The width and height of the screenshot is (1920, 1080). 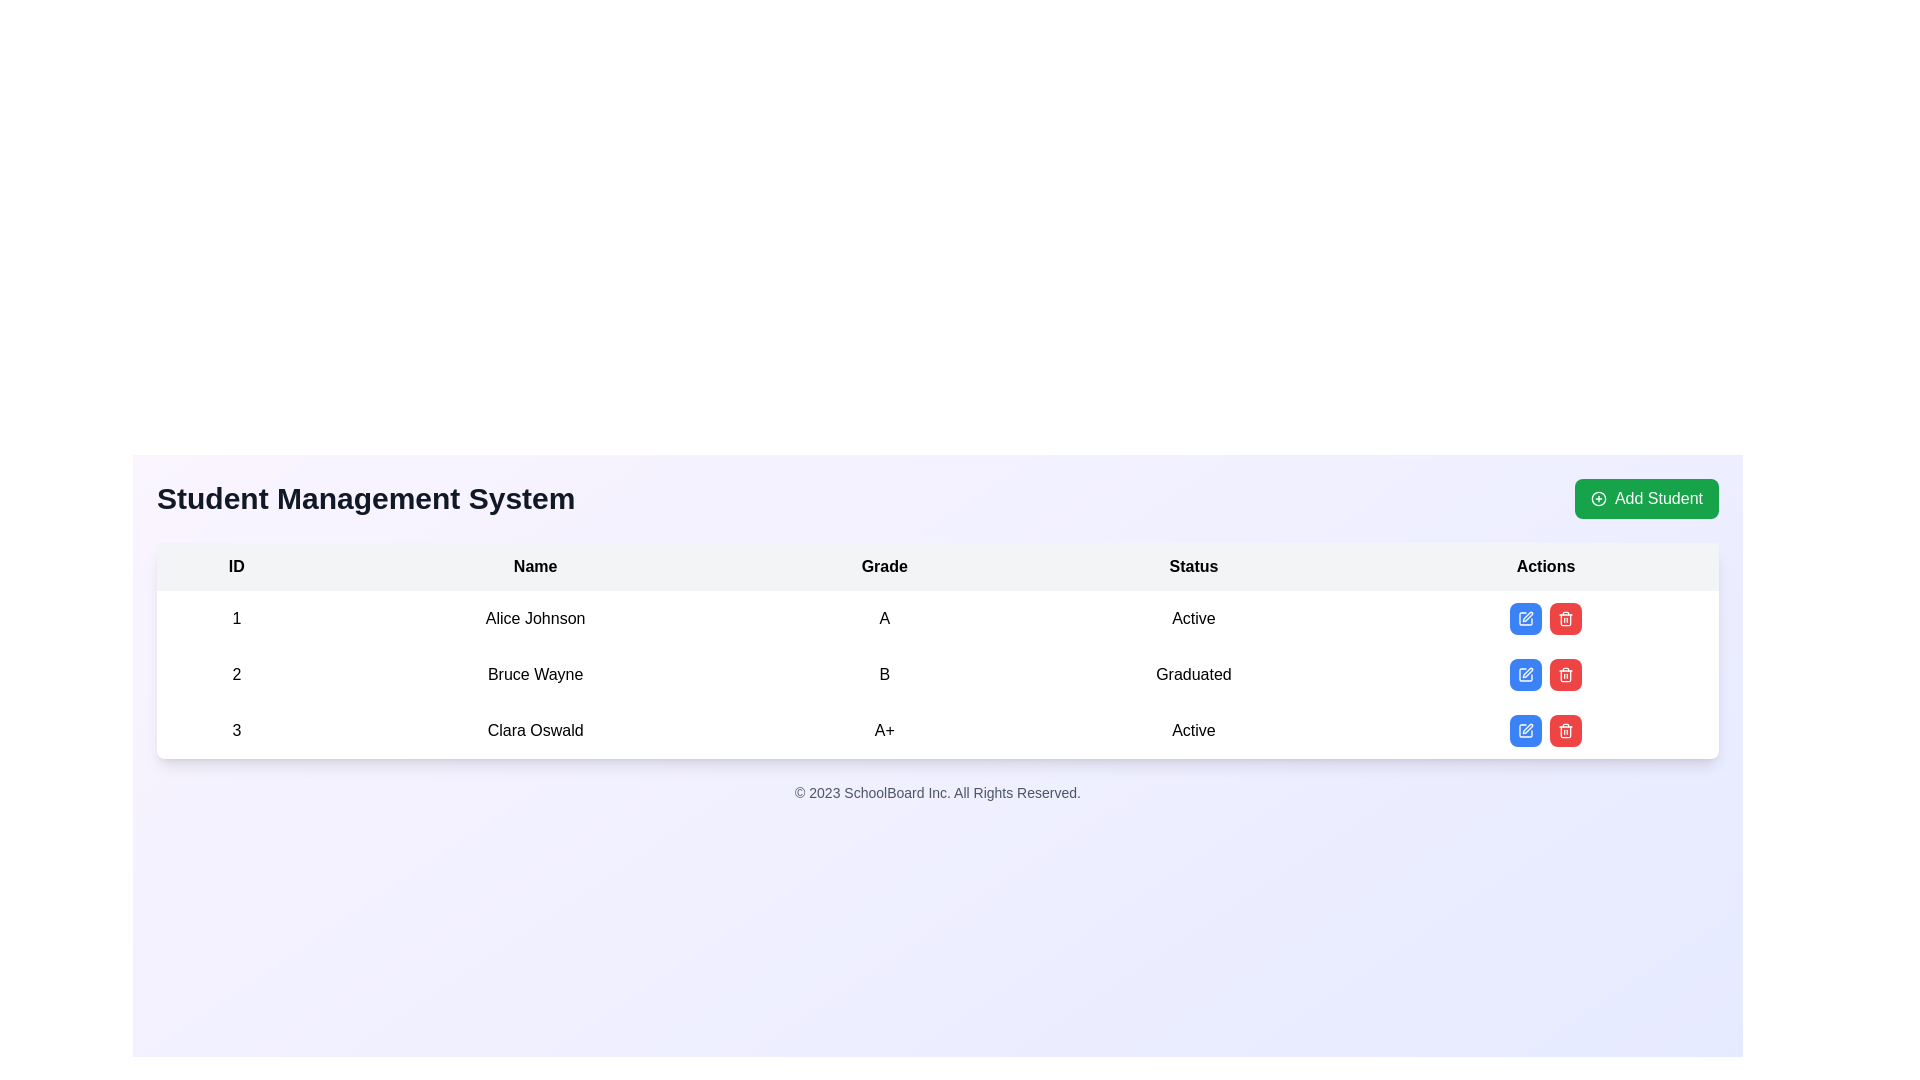 What do you see at coordinates (883, 731) in the screenshot?
I see `the 'Grade' text of Clara Oswald, located in the third row of the table displaying grades` at bounding box center [883, 731].